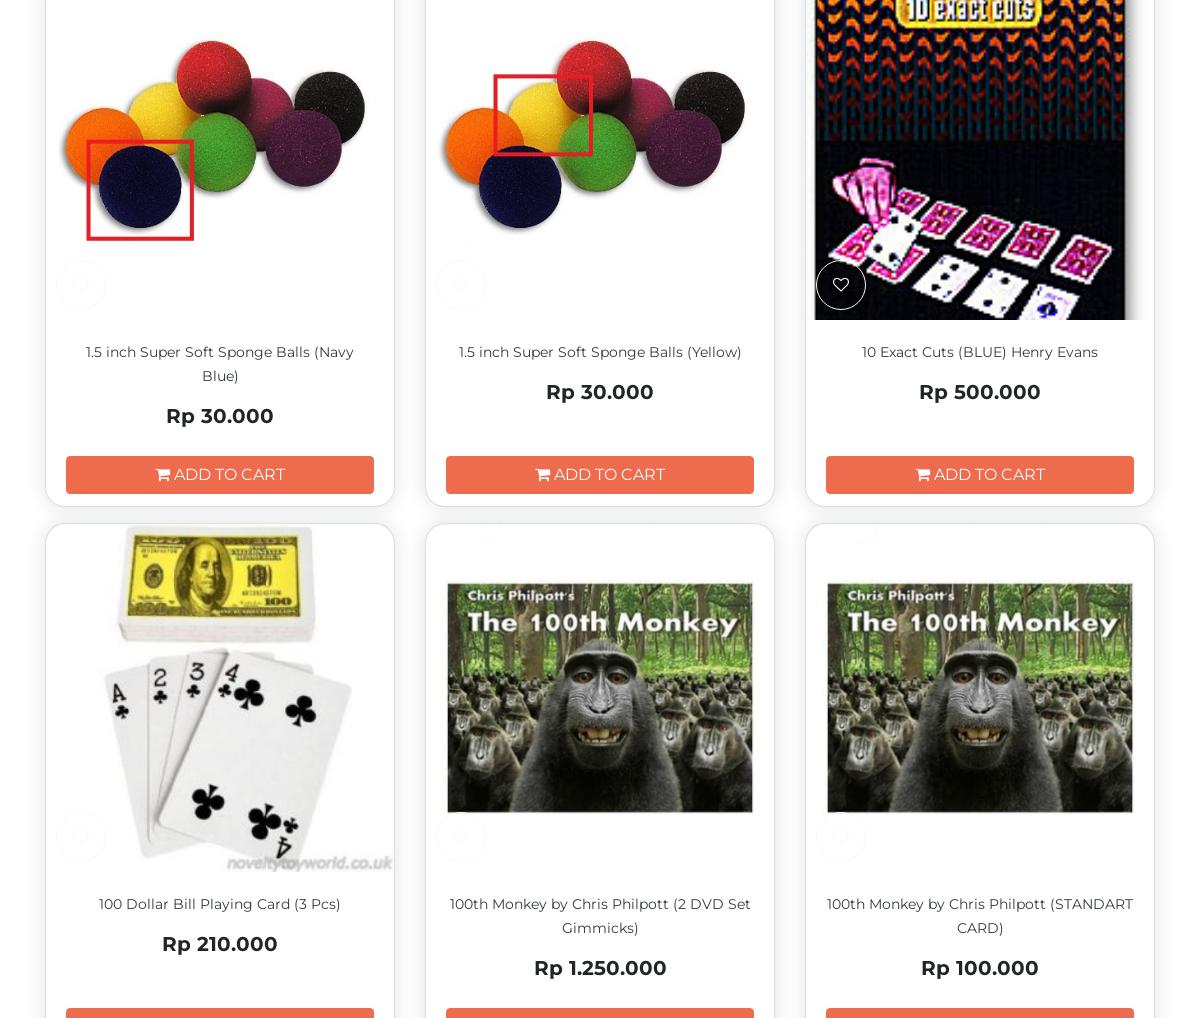  What do you see at coordinates (218, 903) in the screenshot?
I see `'100 Dollar Bill Playing Card (3 Pcs)'` at bounding box center [218, 903].